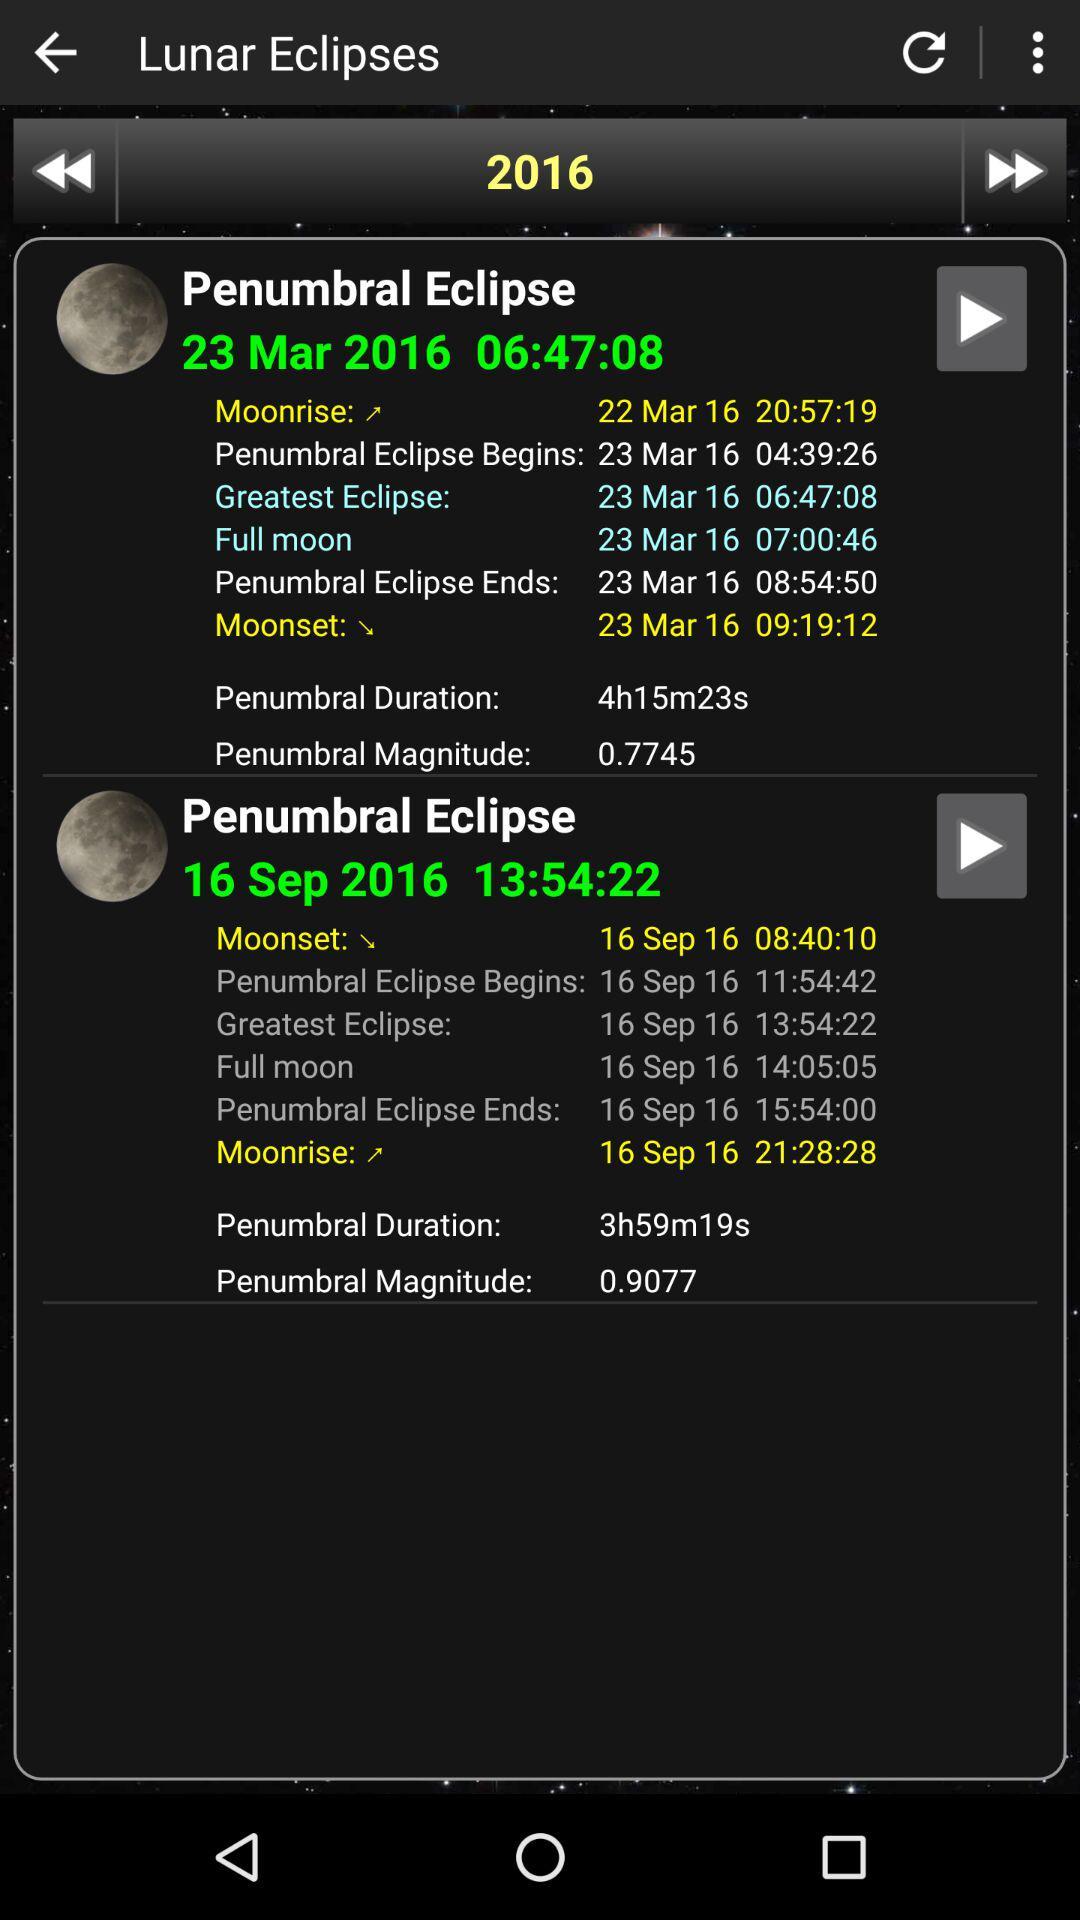 The image size is (1080, 1920). I want to click on app to the right of penumbral duration:, so click(738, 1222).